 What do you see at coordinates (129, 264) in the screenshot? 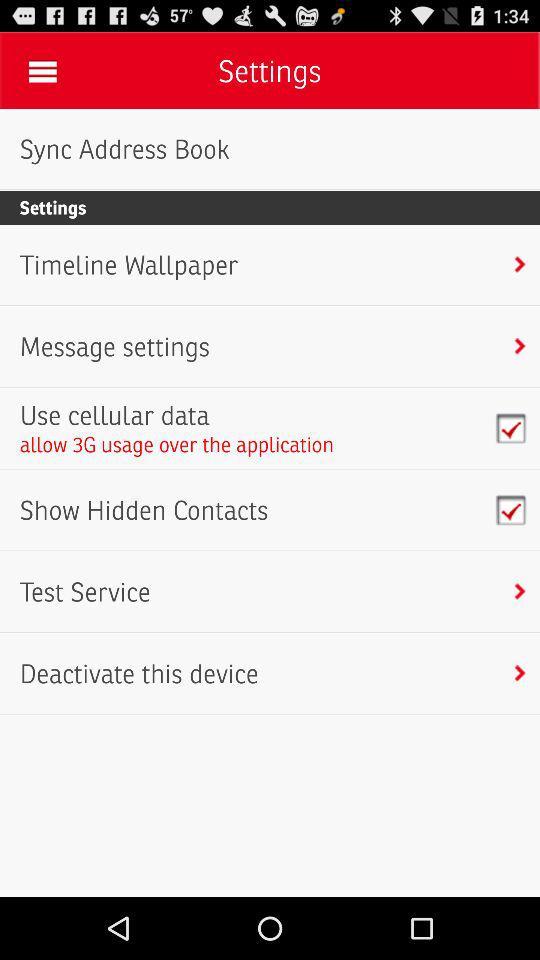
I see `timeline wallpaper app` at bounding box center [129, 264].